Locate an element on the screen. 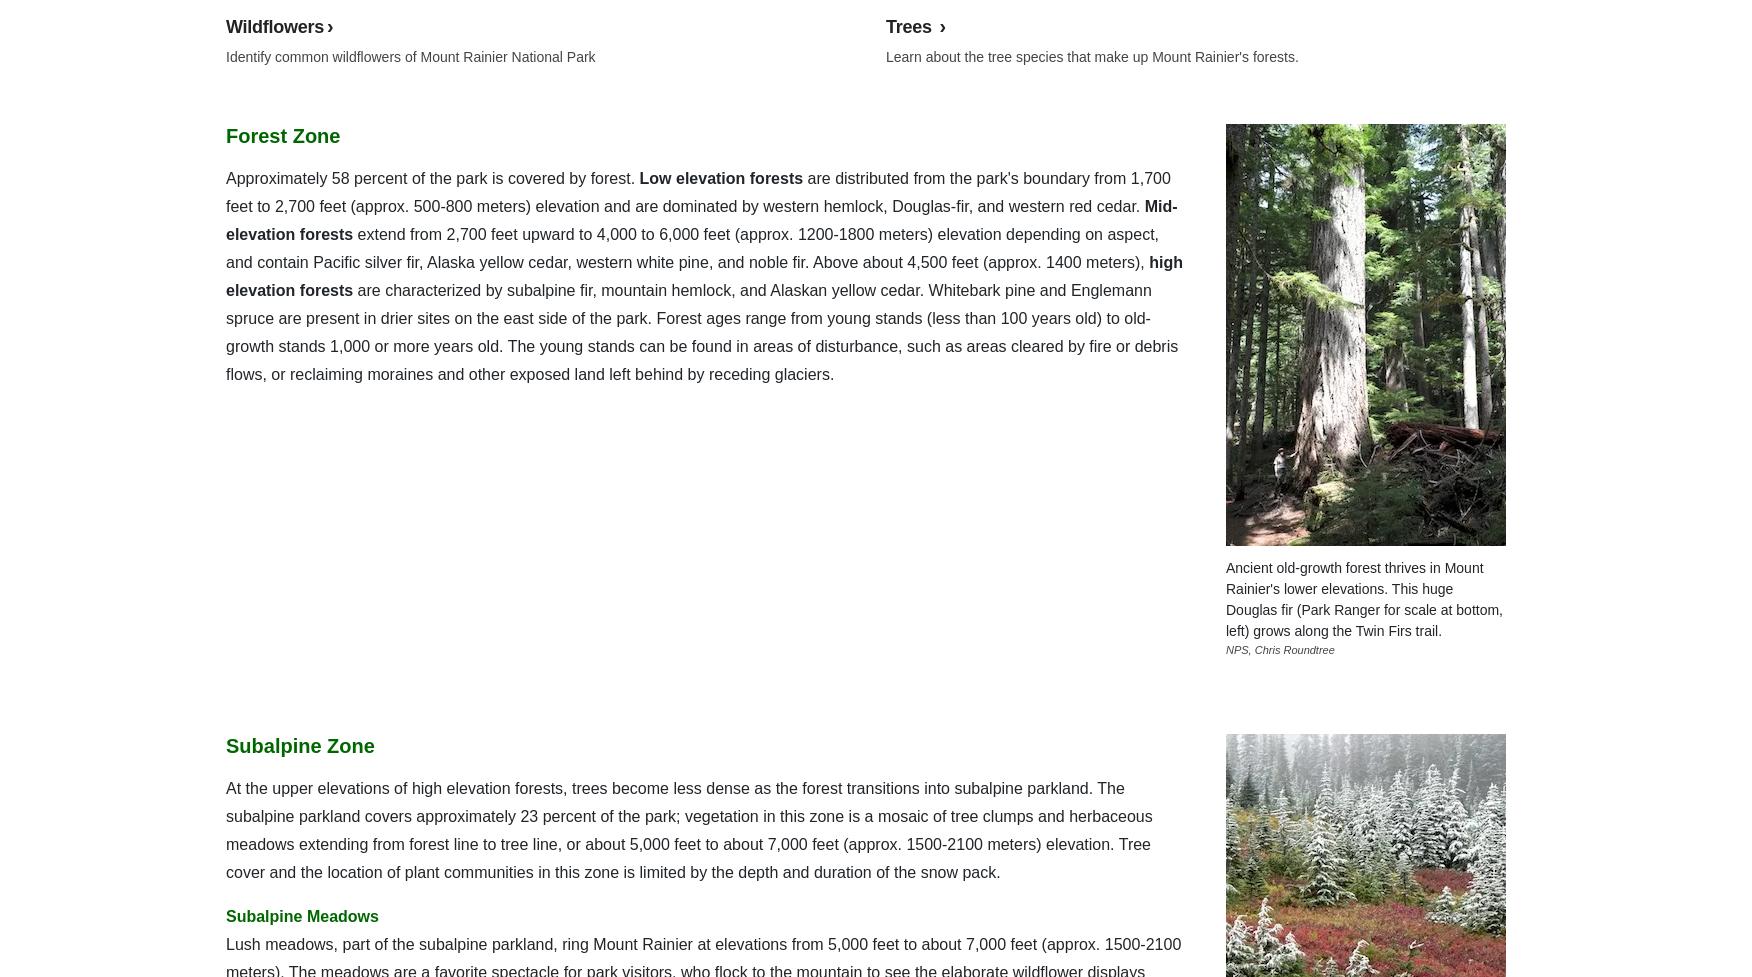  'Flickr' is located at coordinates (614, 84).